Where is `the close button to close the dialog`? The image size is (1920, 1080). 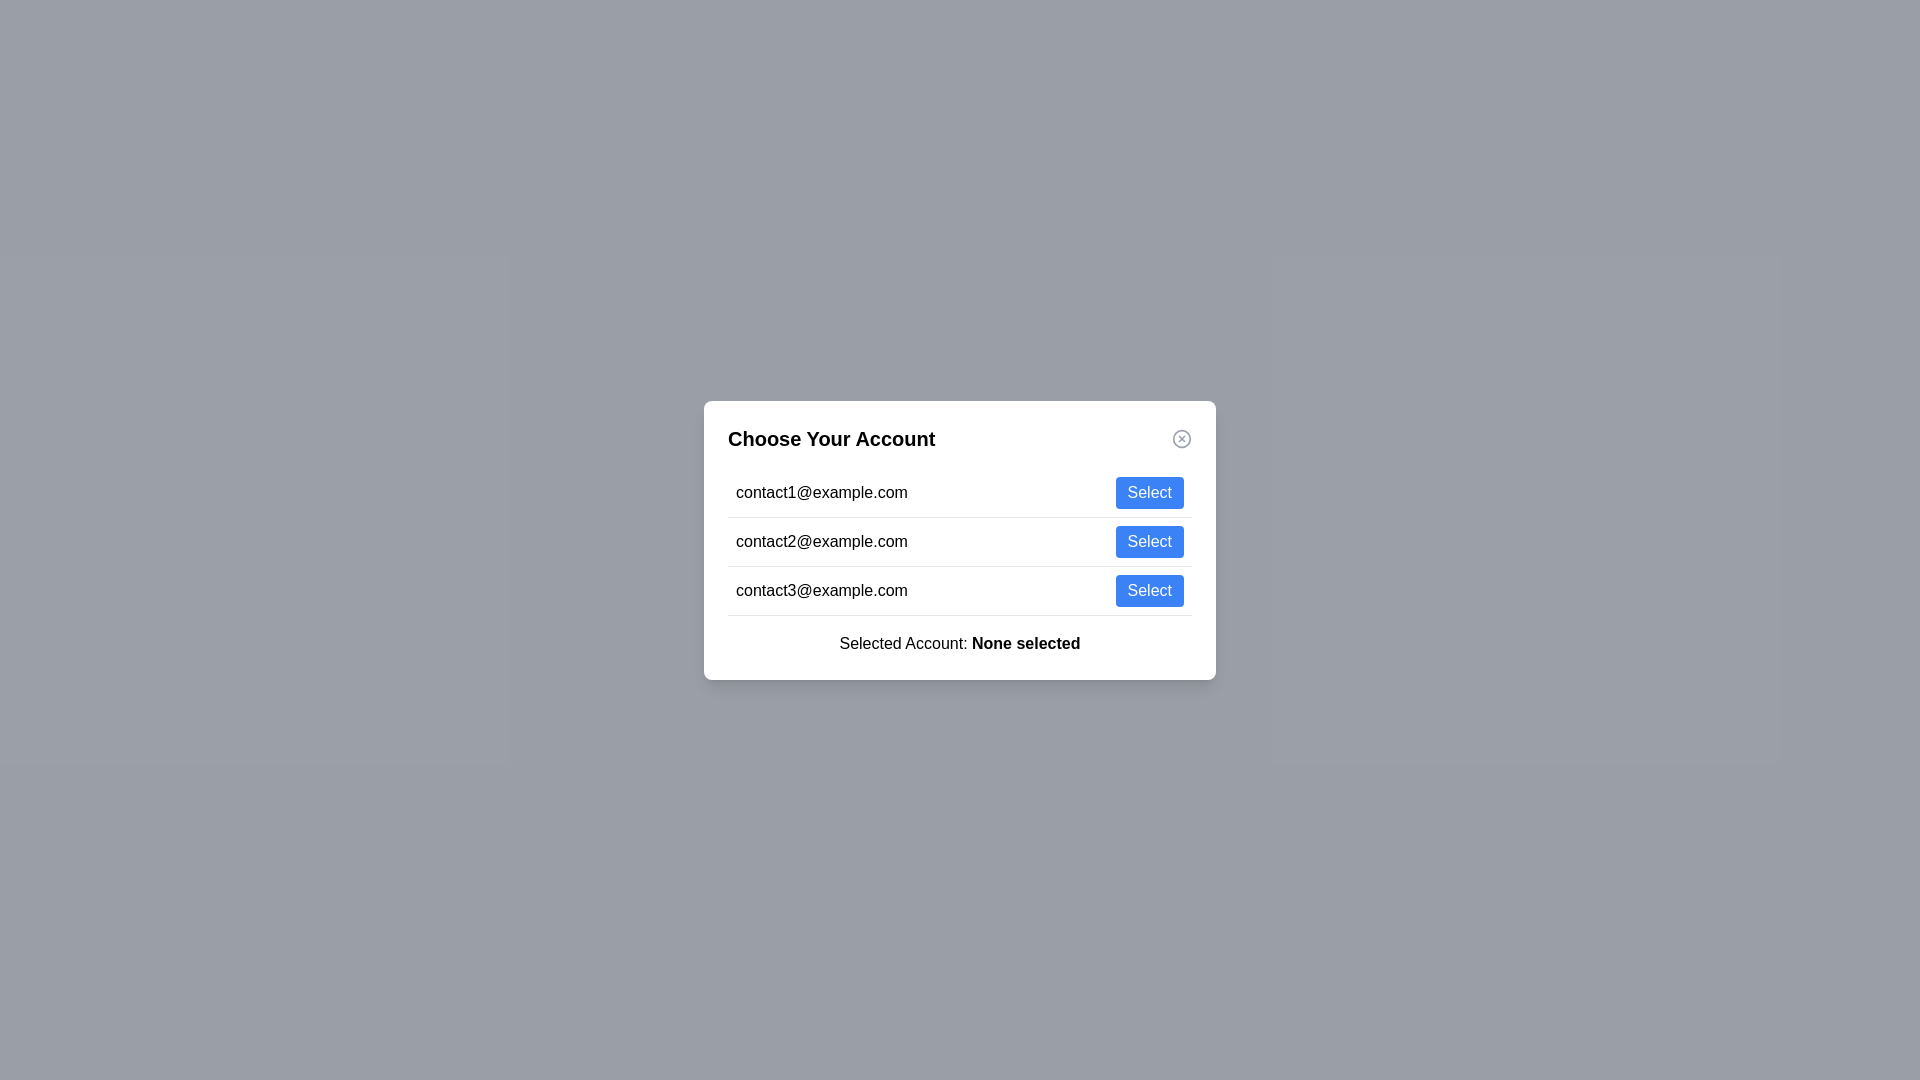
the close button to close the dialog is located at coordinates (1181, 437).